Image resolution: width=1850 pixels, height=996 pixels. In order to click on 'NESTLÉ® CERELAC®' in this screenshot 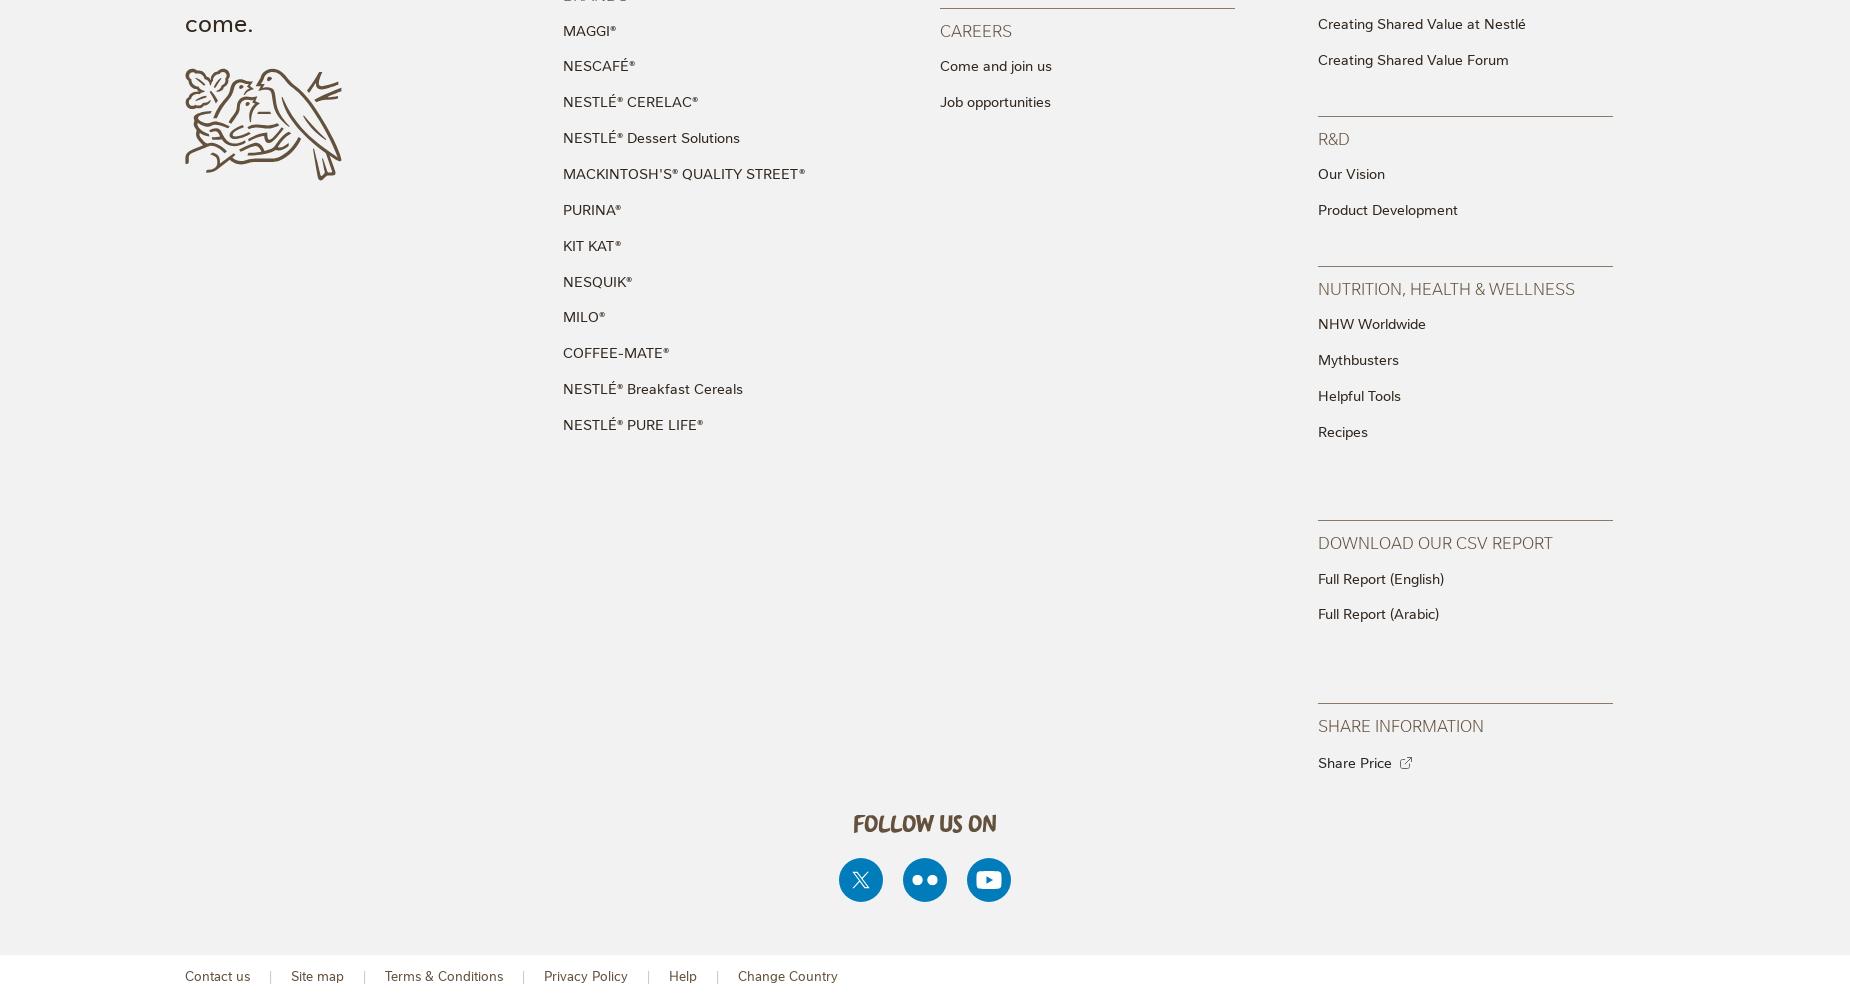, I will do `click(562, 100)`.